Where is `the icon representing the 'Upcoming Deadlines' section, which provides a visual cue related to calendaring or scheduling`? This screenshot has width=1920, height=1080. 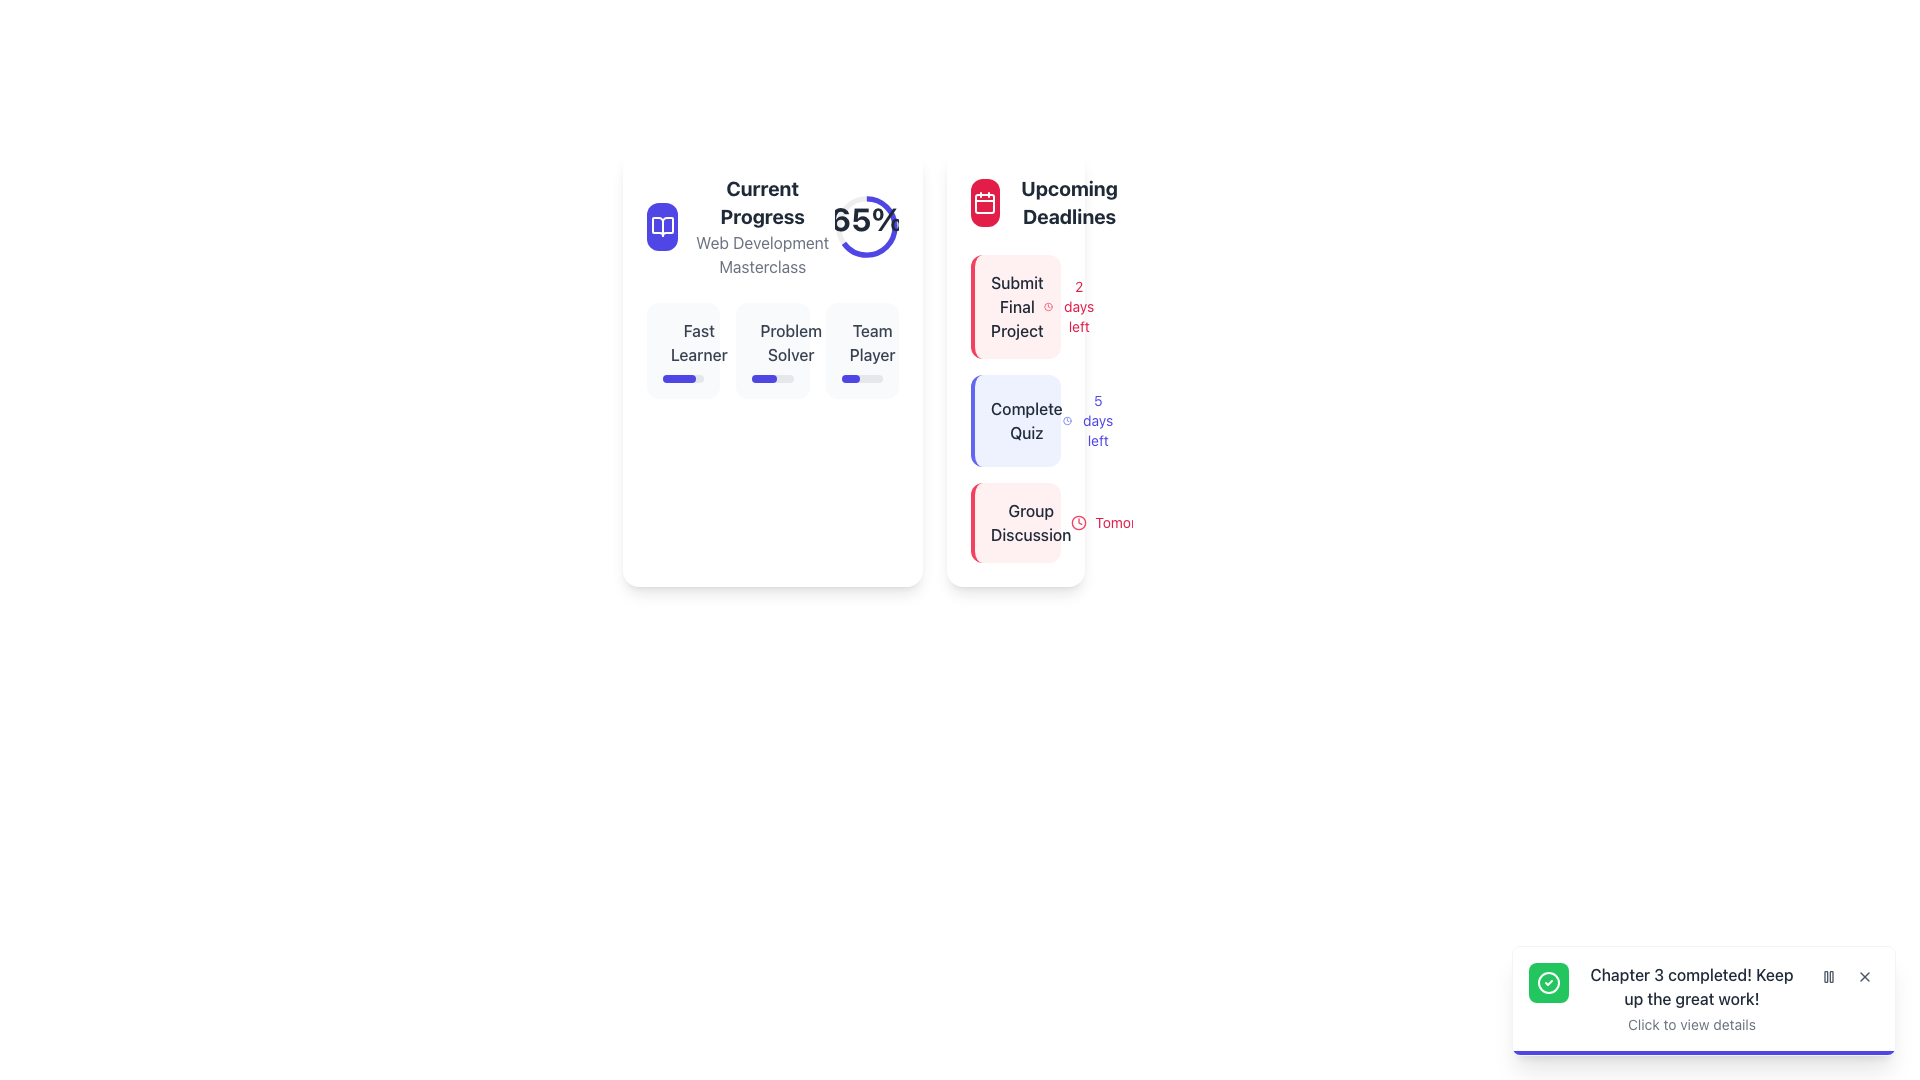 the icon representing the 'Upcoming Deadlines' section, which provides a visual cue related to calendaring or scheduling is located at coordinates (985, 203).